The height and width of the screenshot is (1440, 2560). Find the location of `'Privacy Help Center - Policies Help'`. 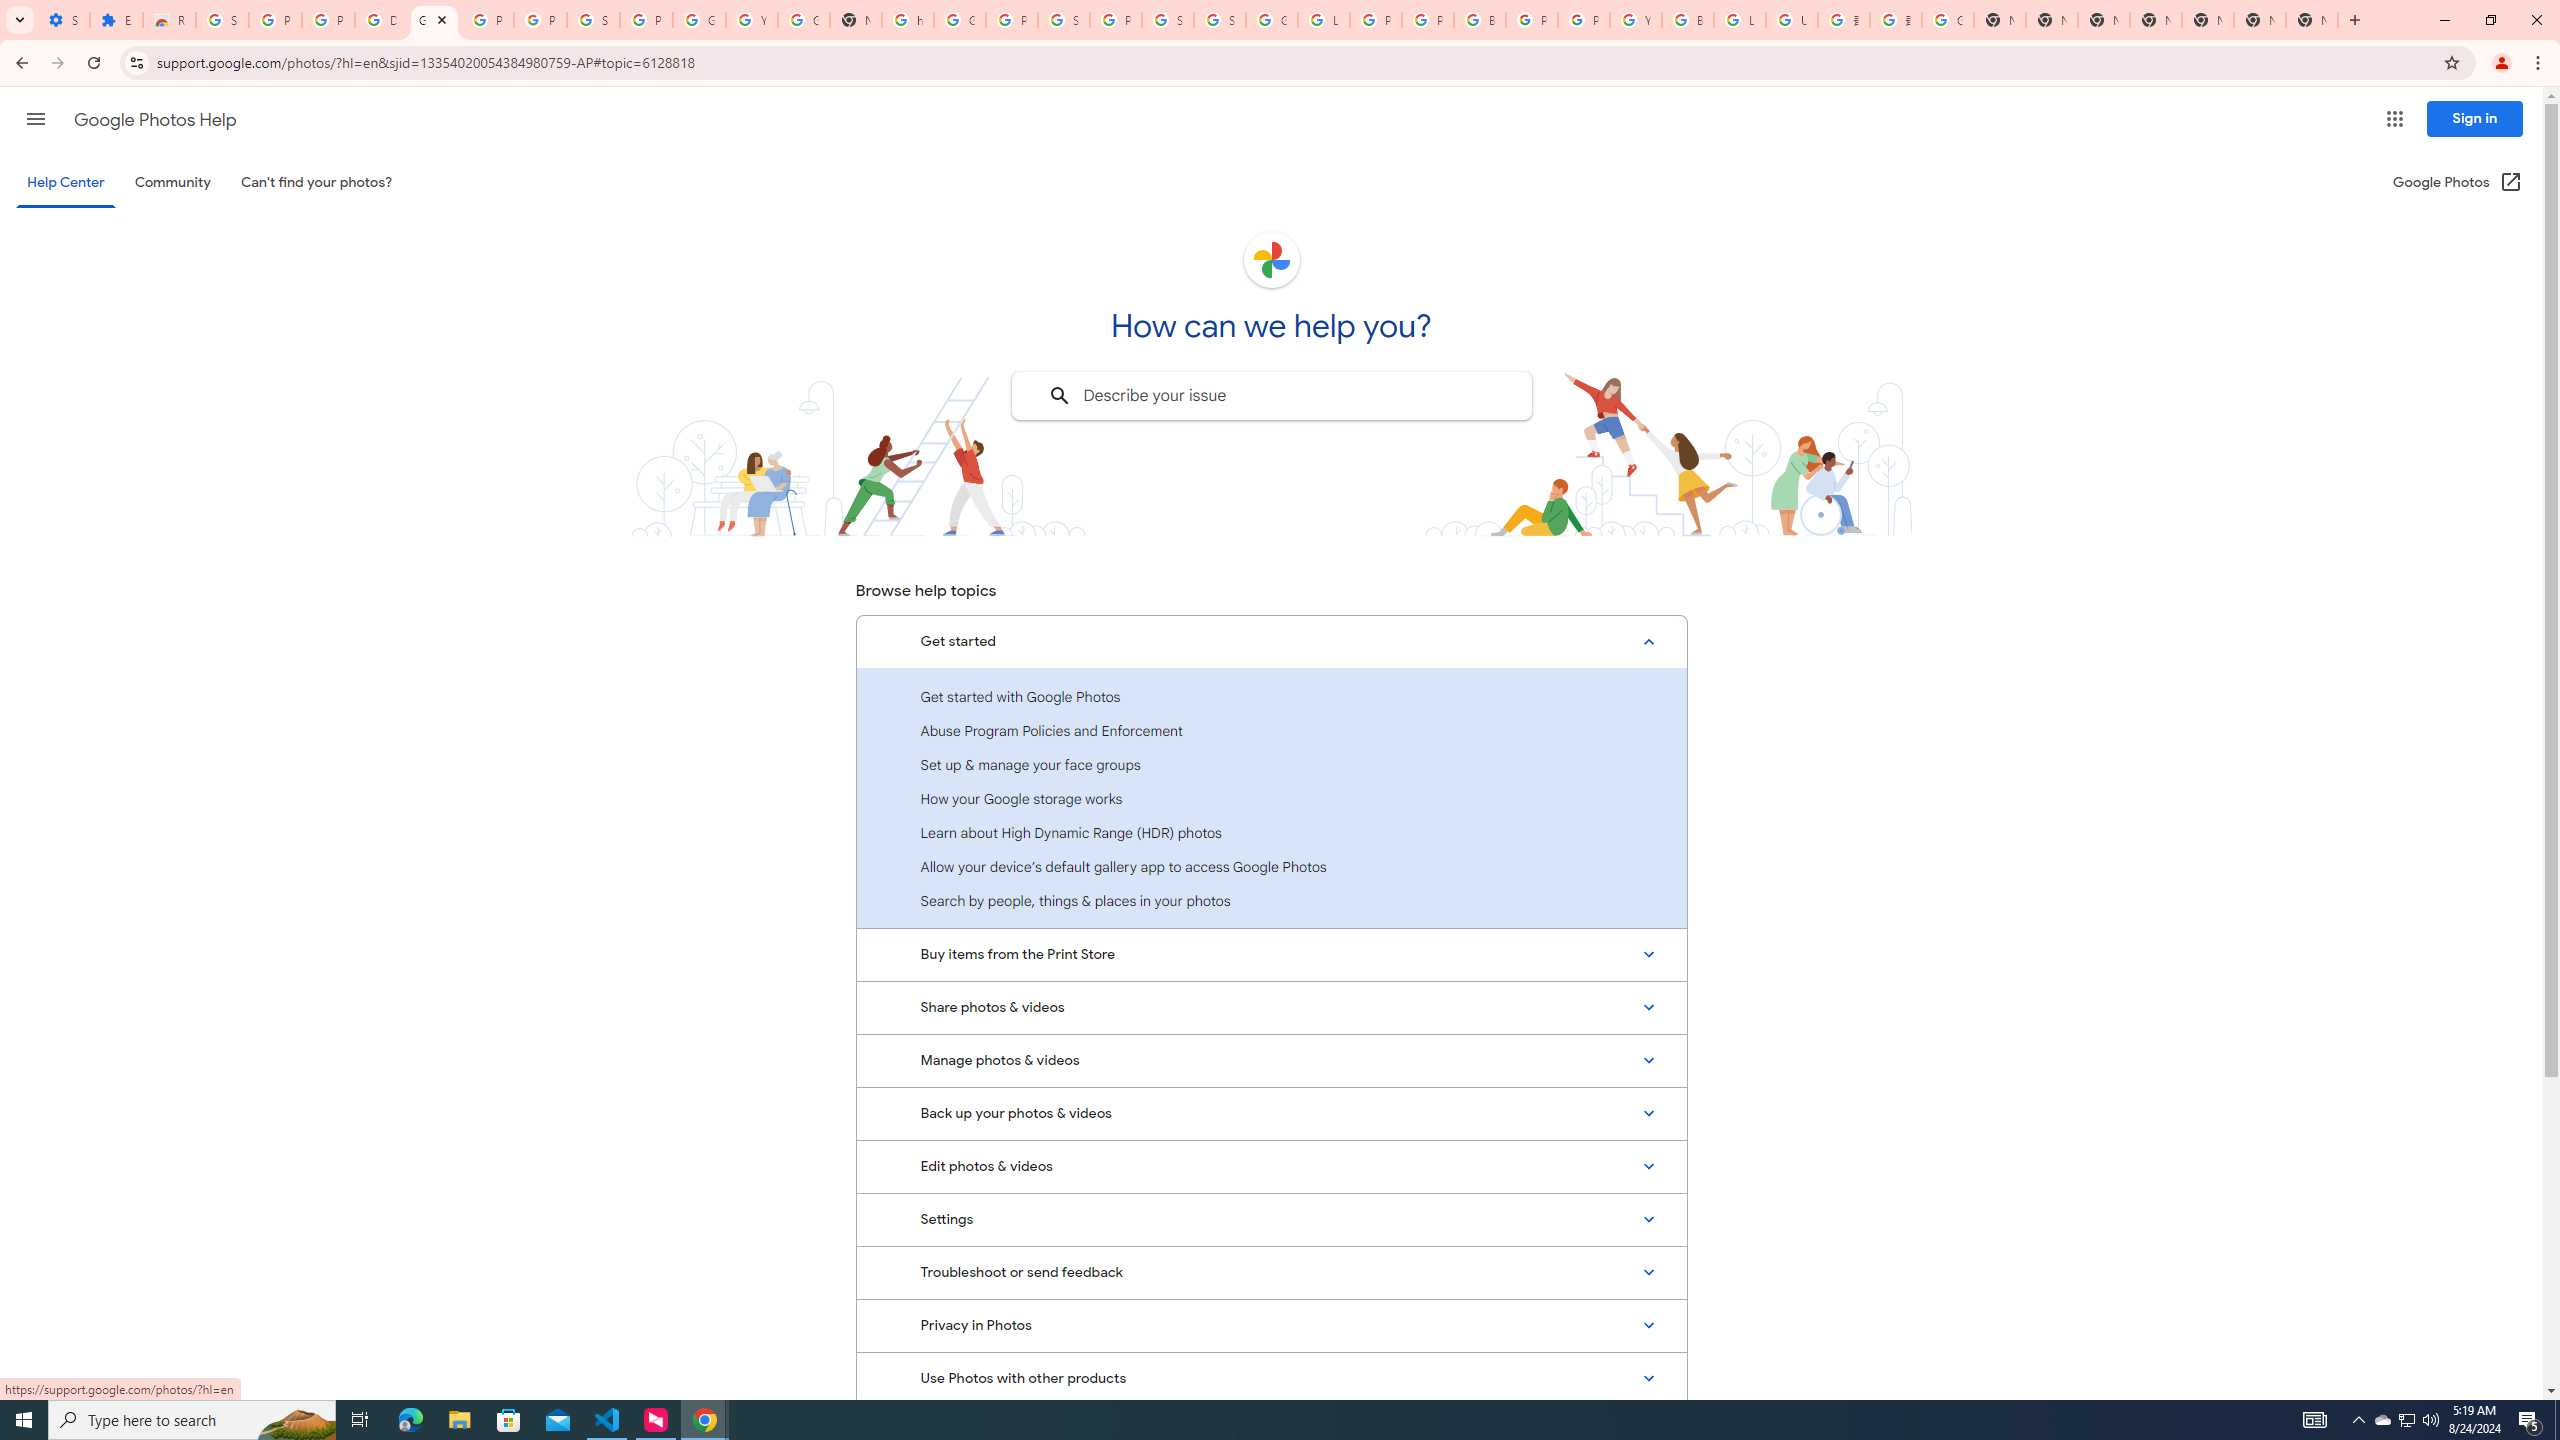

'Privacy Help Center - Policies Help' is located at coordinates (1375, 19).